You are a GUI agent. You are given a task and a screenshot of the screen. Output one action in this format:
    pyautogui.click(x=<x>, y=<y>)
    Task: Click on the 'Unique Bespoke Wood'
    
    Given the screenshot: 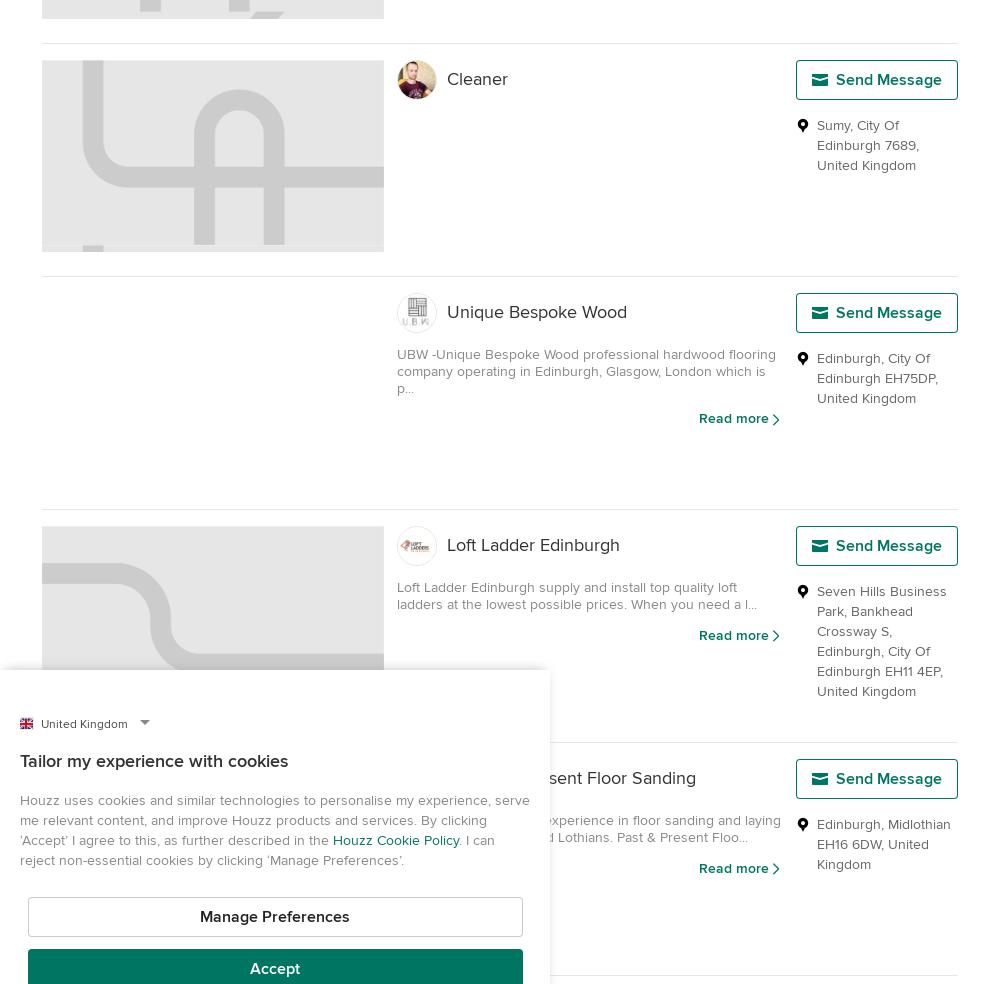 What is the action you would take?
    pyautogui.click(x=446, y=311)
    